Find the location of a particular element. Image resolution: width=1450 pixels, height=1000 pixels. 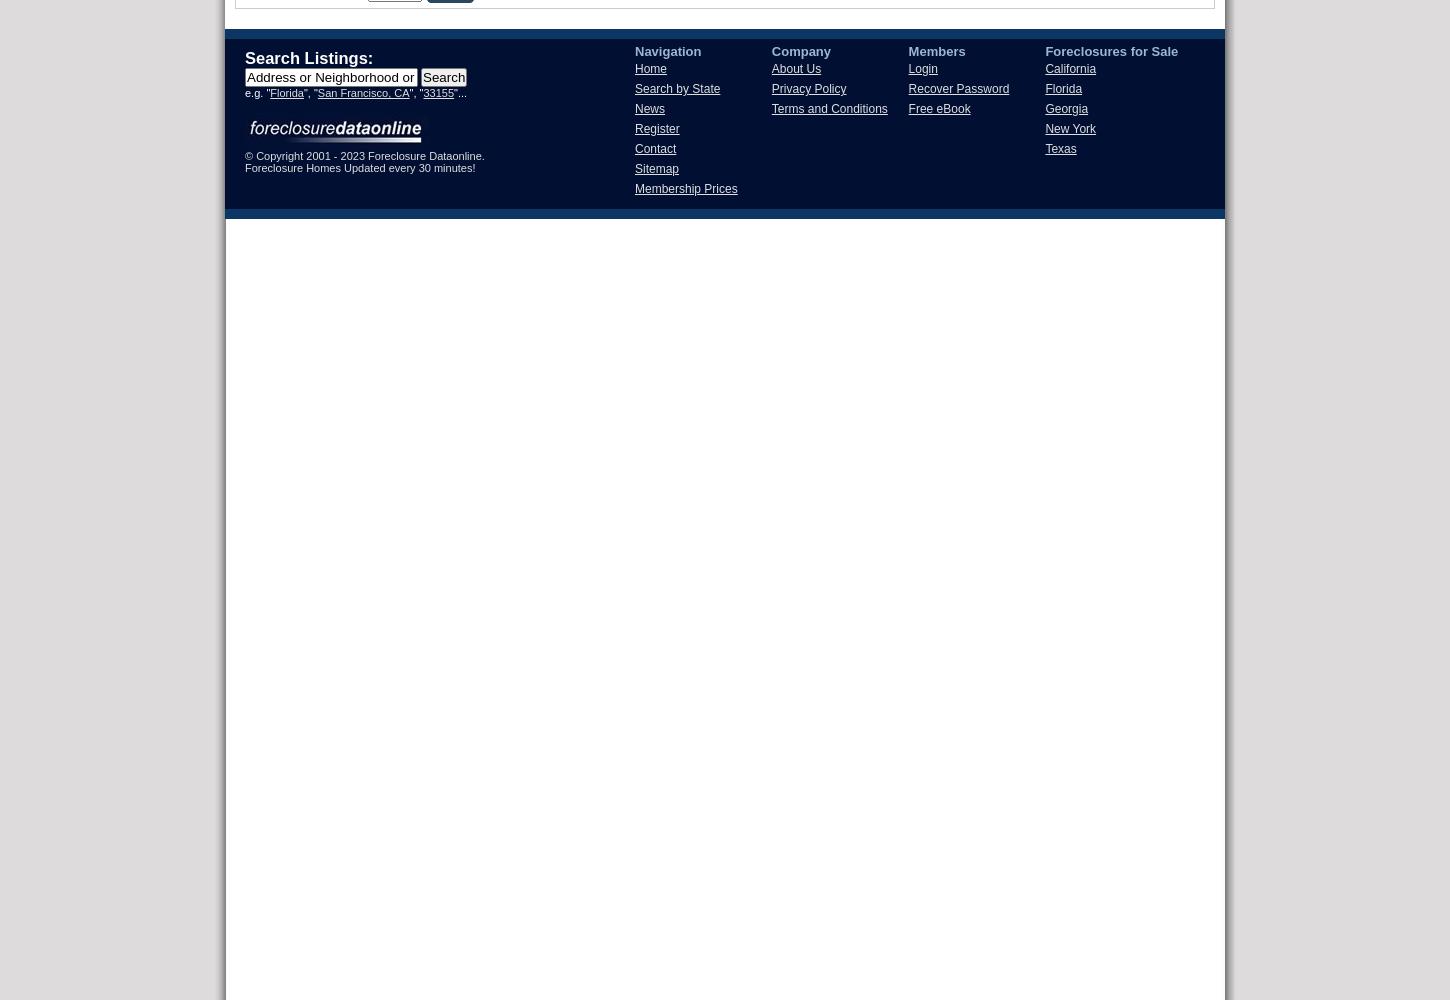

'News' is located at coordinates (649, 108).